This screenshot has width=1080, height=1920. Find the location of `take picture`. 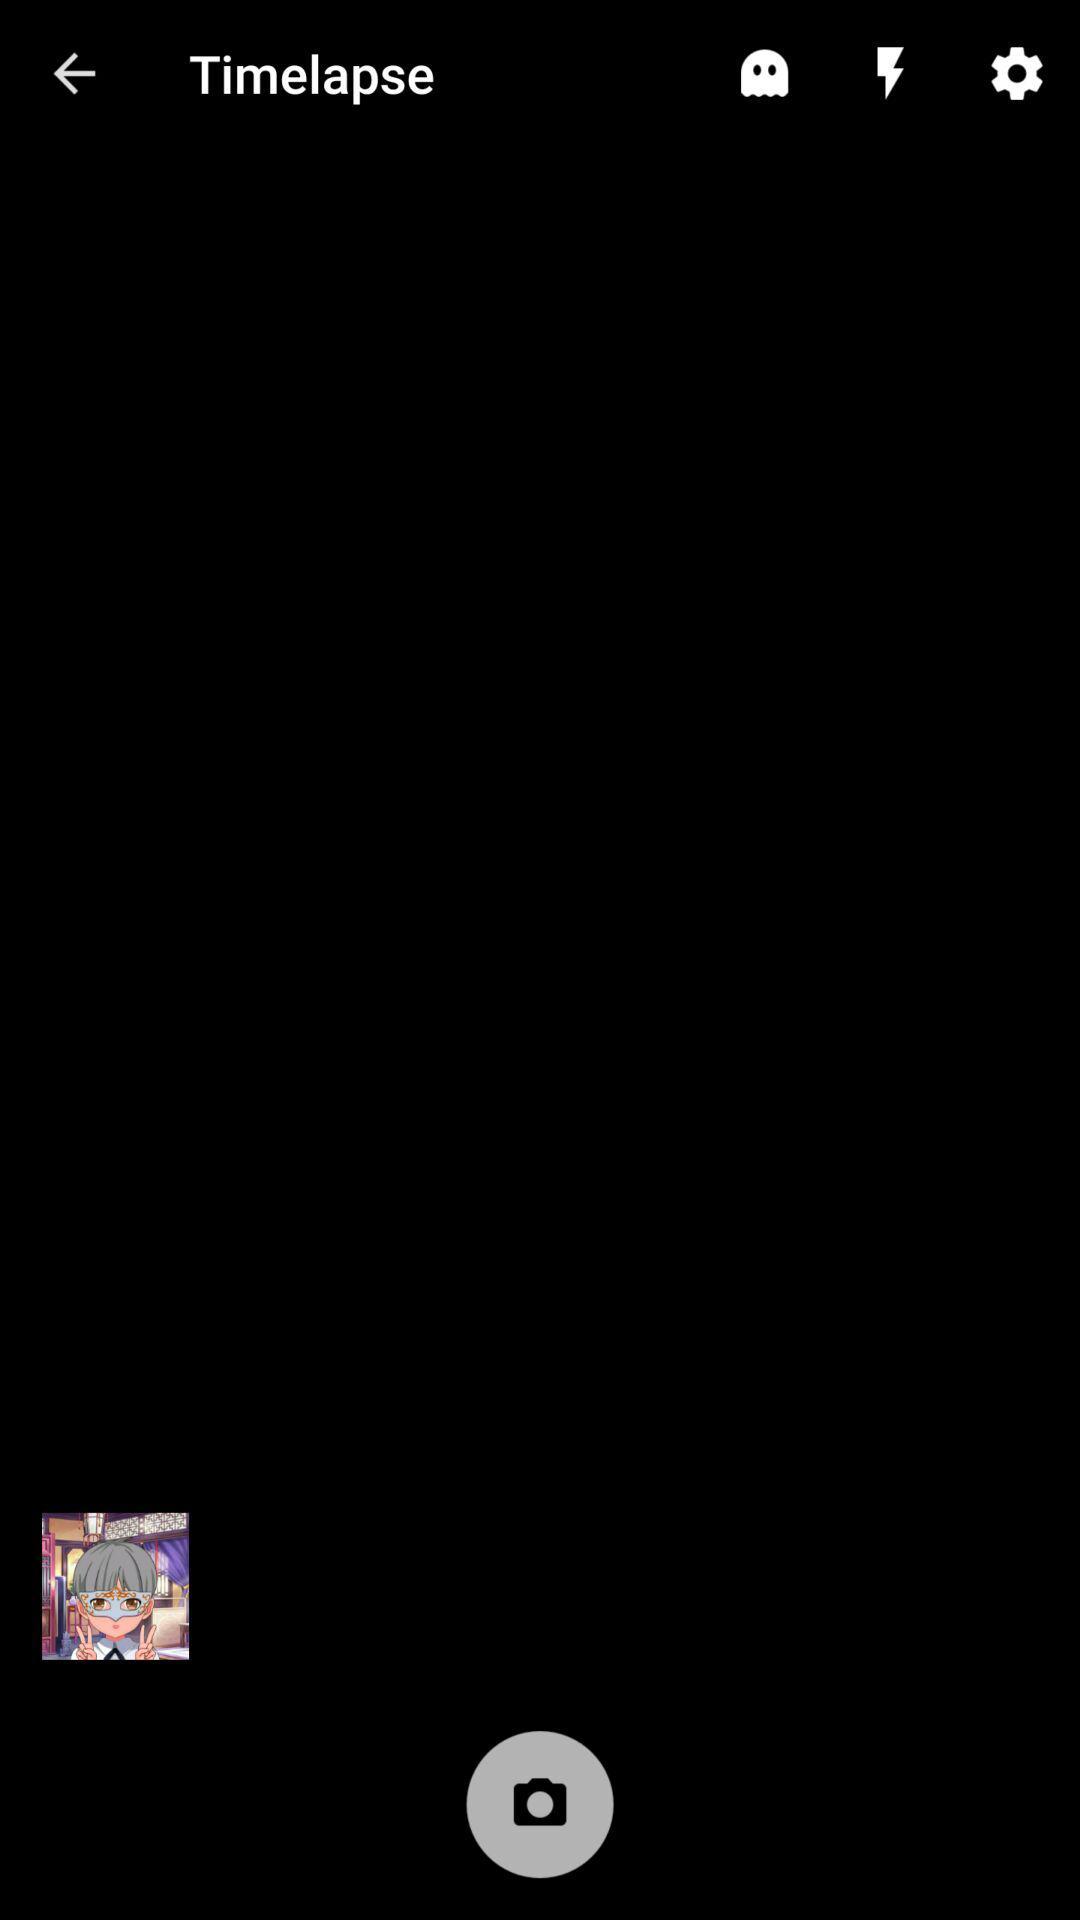

take picture is located at coordinates (540, 1814).